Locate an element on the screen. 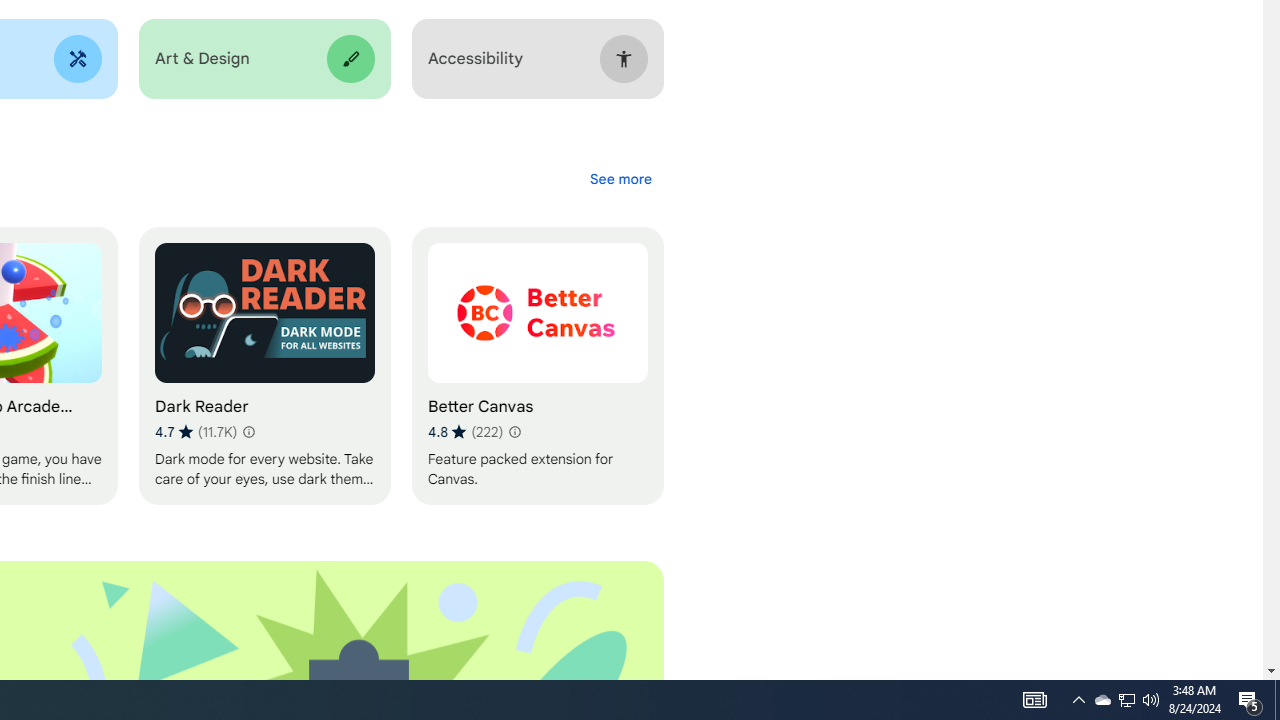  'See more personalized recommendations' is located at coordinates (619, 178).